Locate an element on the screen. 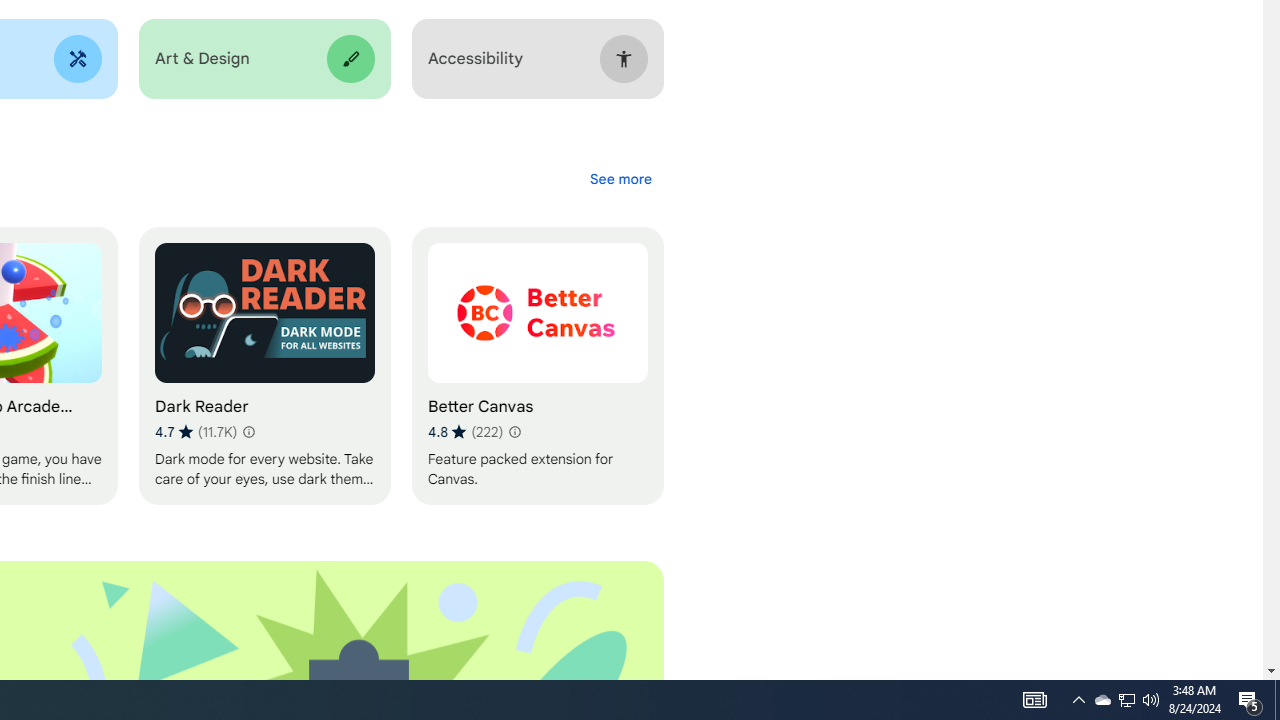  'See more personalized recommendations' is located at coordinates (619, 178).